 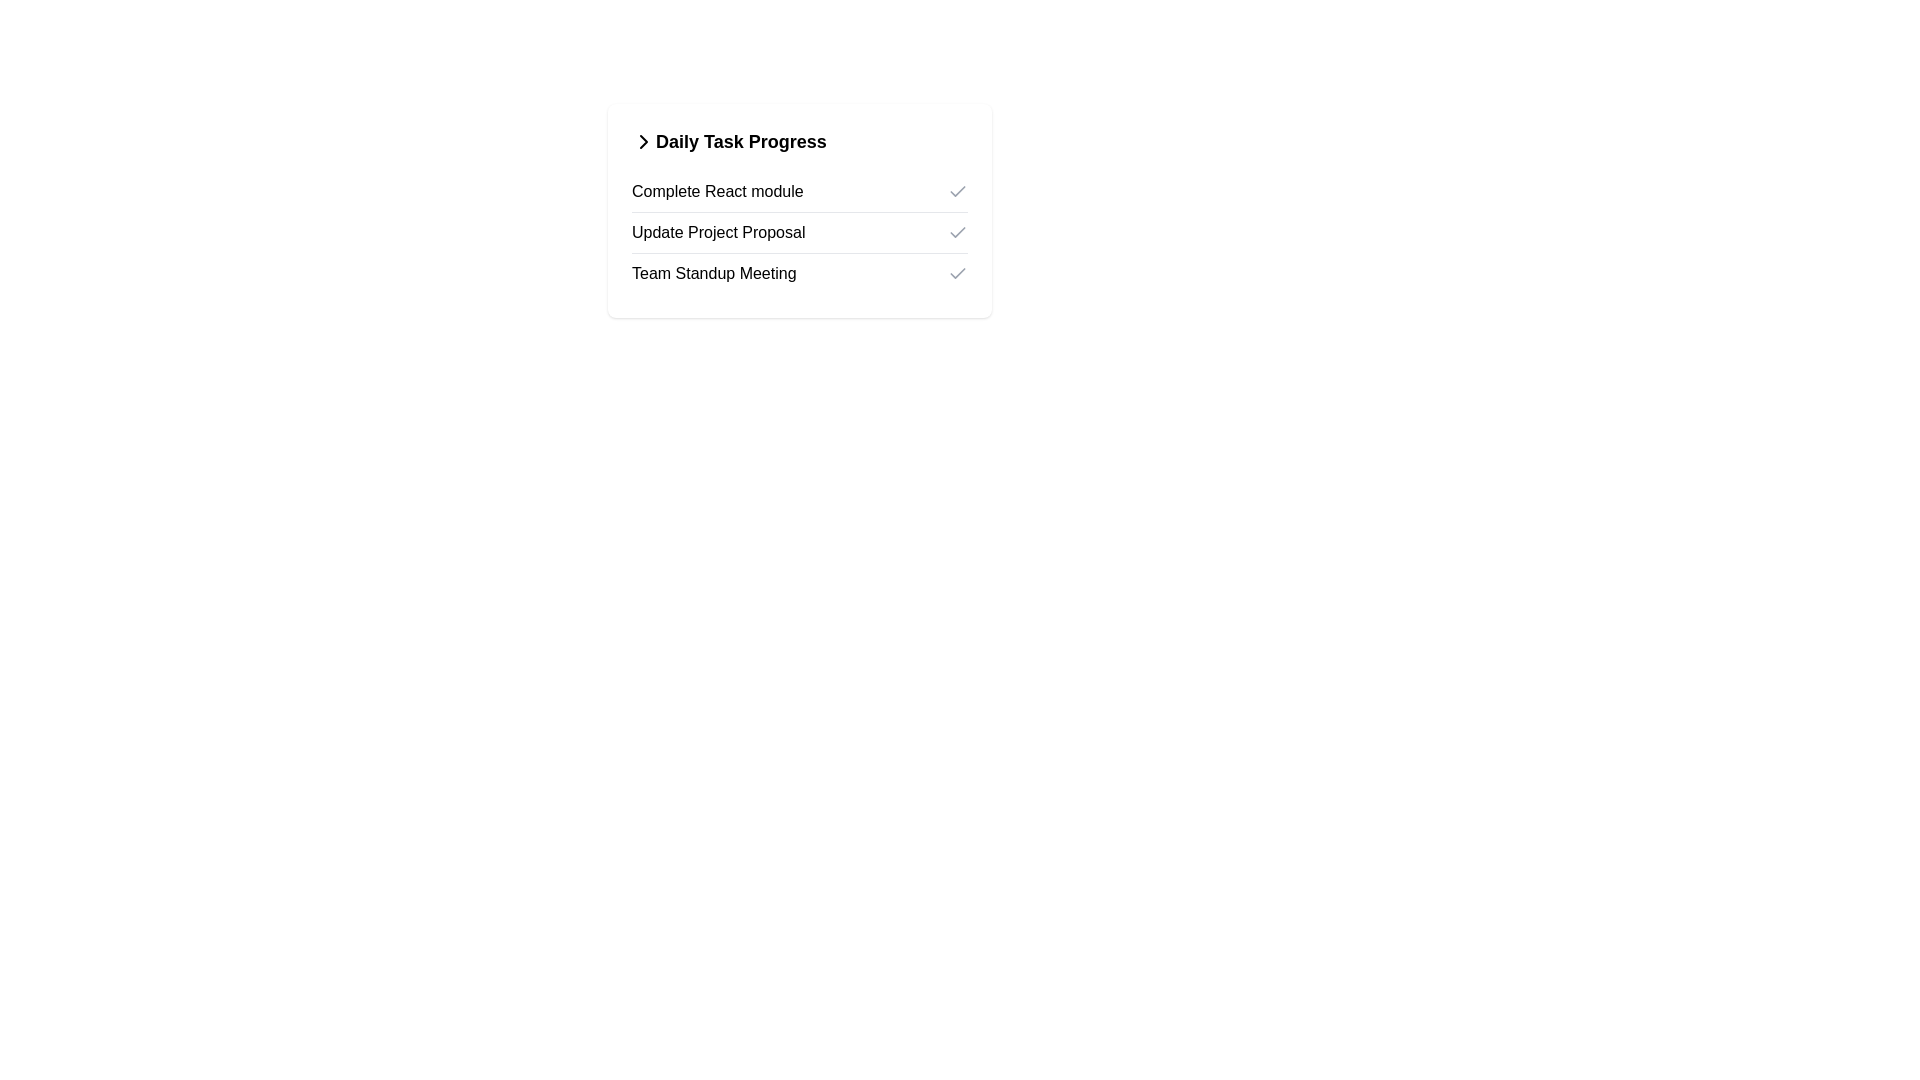 What do you see at coordinates (643, 141) in the screenshot?
I see `the chevron icon located to the left of the text 'Daily Task Progress', indicating expandability or forward navigation` at bounding box center [643, 141].